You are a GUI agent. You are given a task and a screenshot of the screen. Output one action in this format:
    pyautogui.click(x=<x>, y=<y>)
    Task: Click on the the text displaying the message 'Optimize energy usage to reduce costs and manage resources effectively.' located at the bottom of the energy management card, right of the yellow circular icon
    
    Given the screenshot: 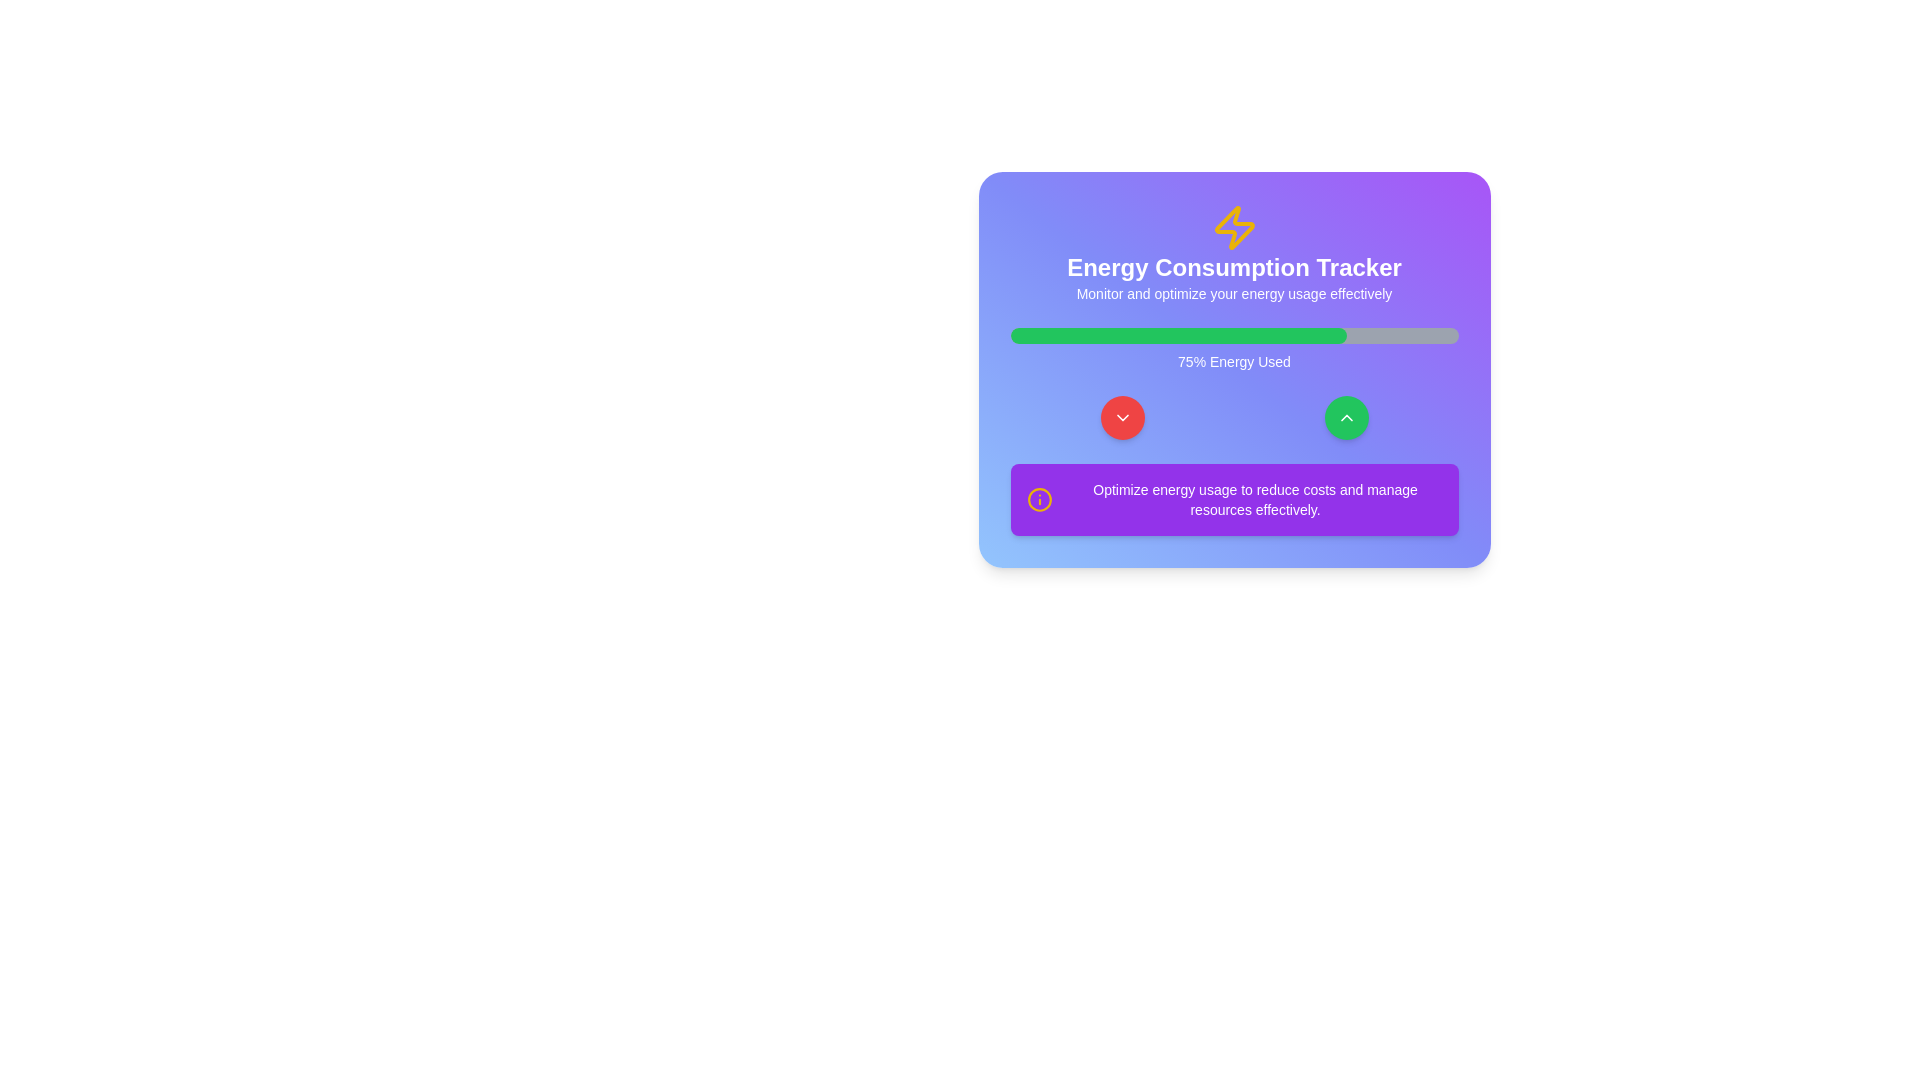 What is the action you would take?
    pyautogui.click(x=1254, y=499)
    